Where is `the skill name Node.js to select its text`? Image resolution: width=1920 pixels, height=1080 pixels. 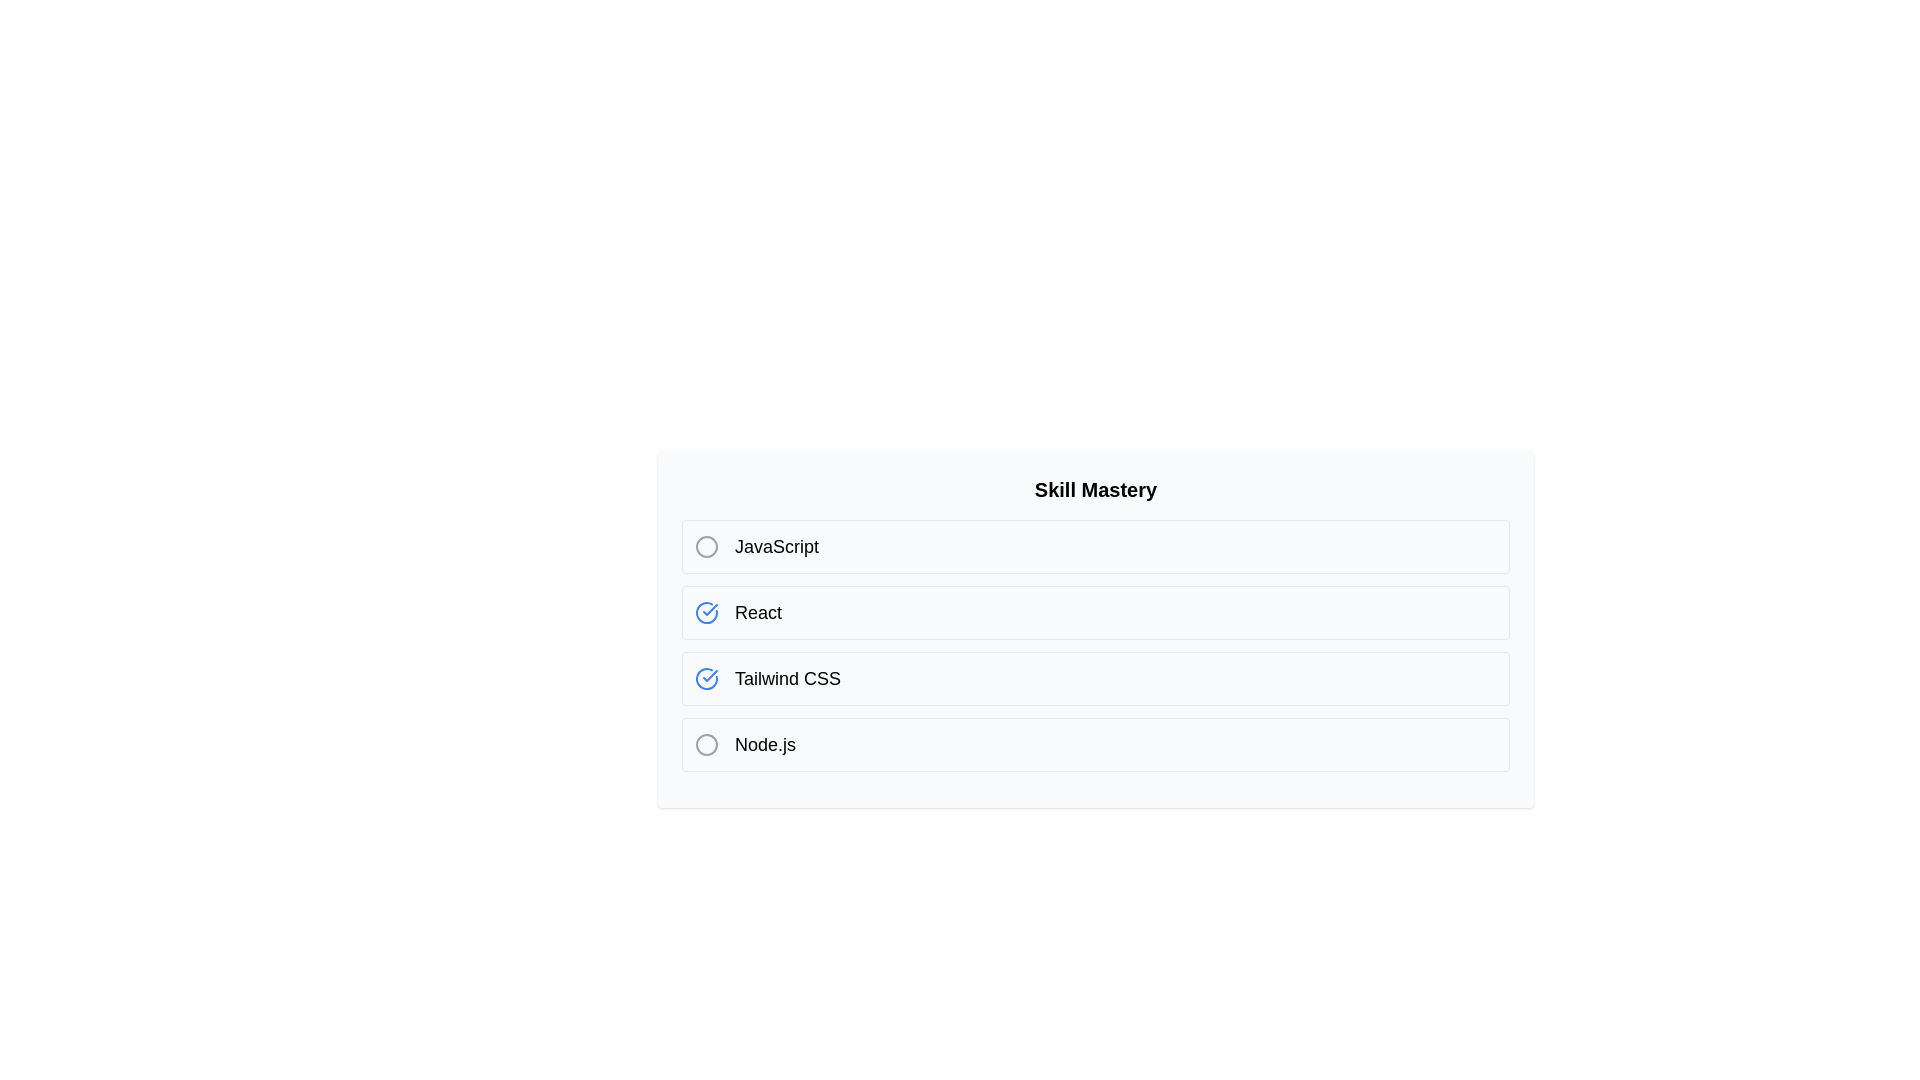
the skill name Node.js to select its text is located at coordinates (763, 744).